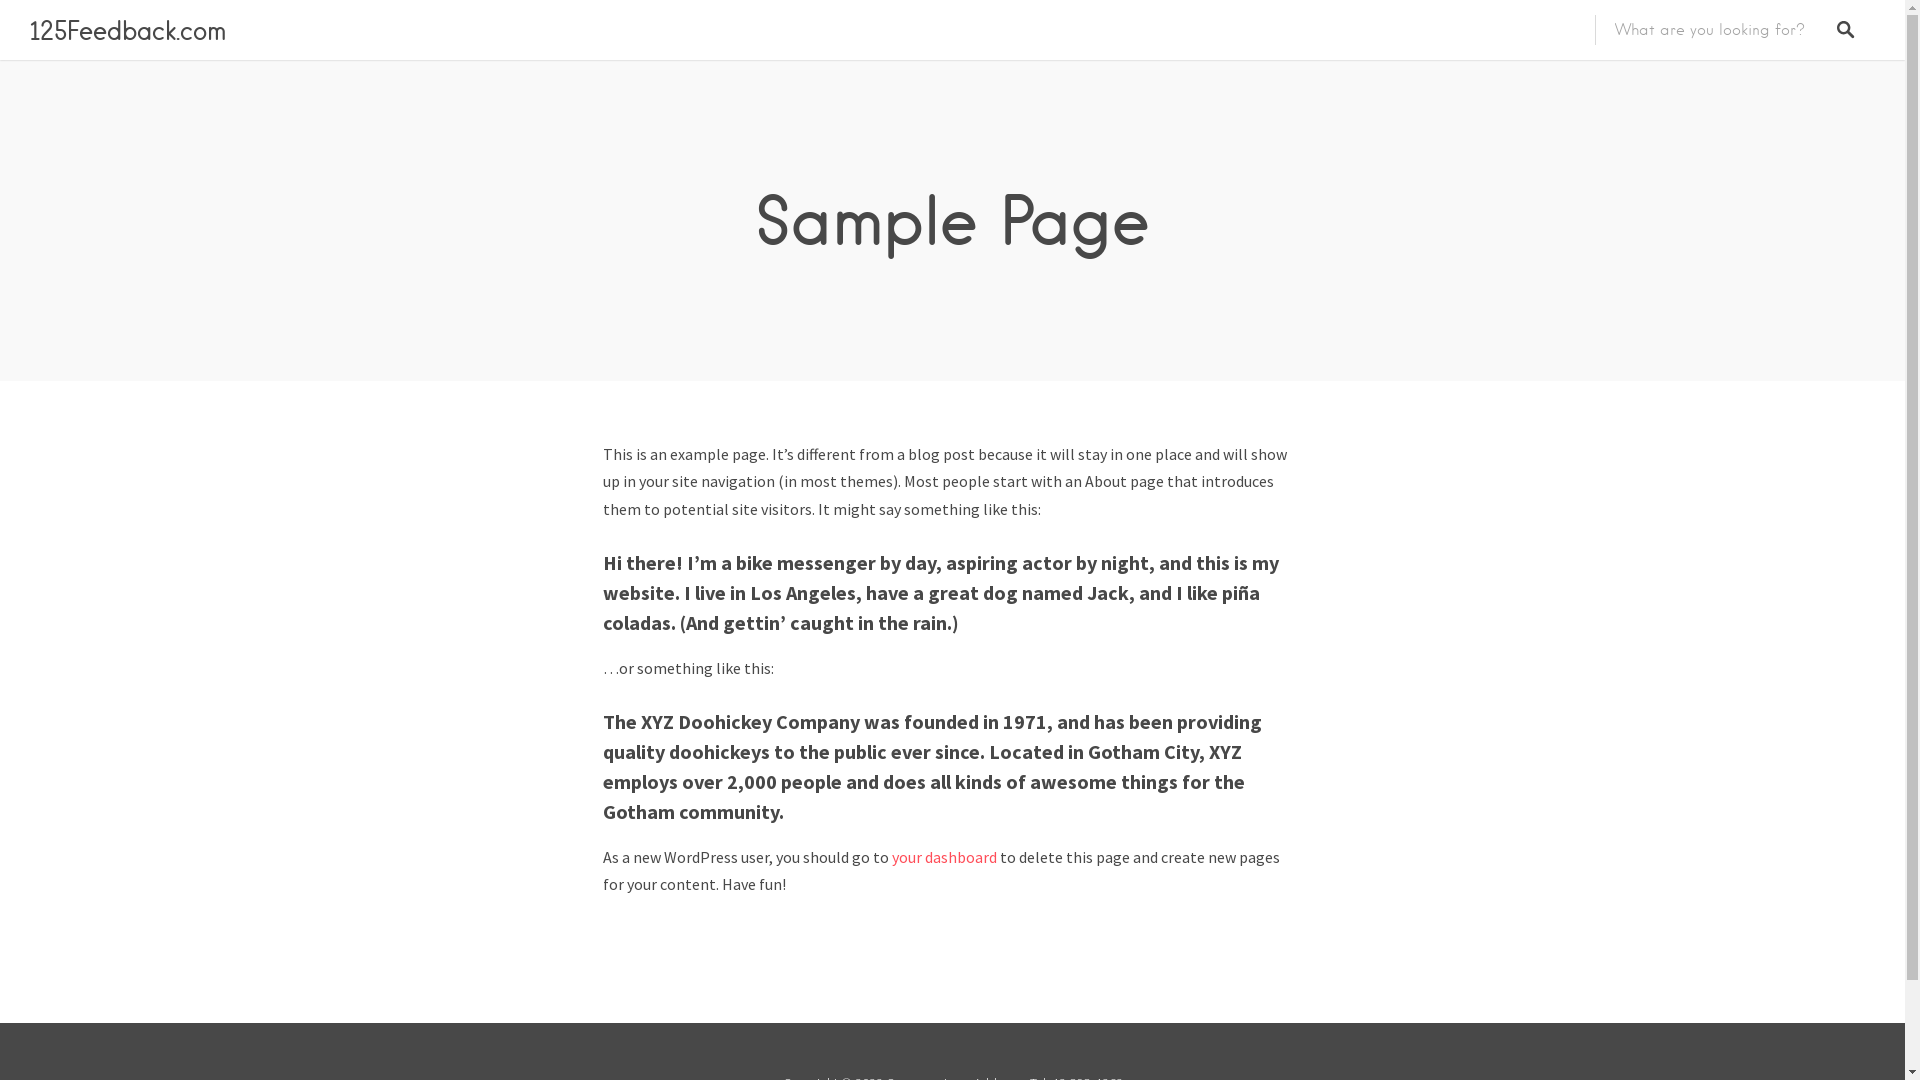 This screenshot has width=1920, height=1080. I want to click on '125Feedback.com', so click(127, 30).